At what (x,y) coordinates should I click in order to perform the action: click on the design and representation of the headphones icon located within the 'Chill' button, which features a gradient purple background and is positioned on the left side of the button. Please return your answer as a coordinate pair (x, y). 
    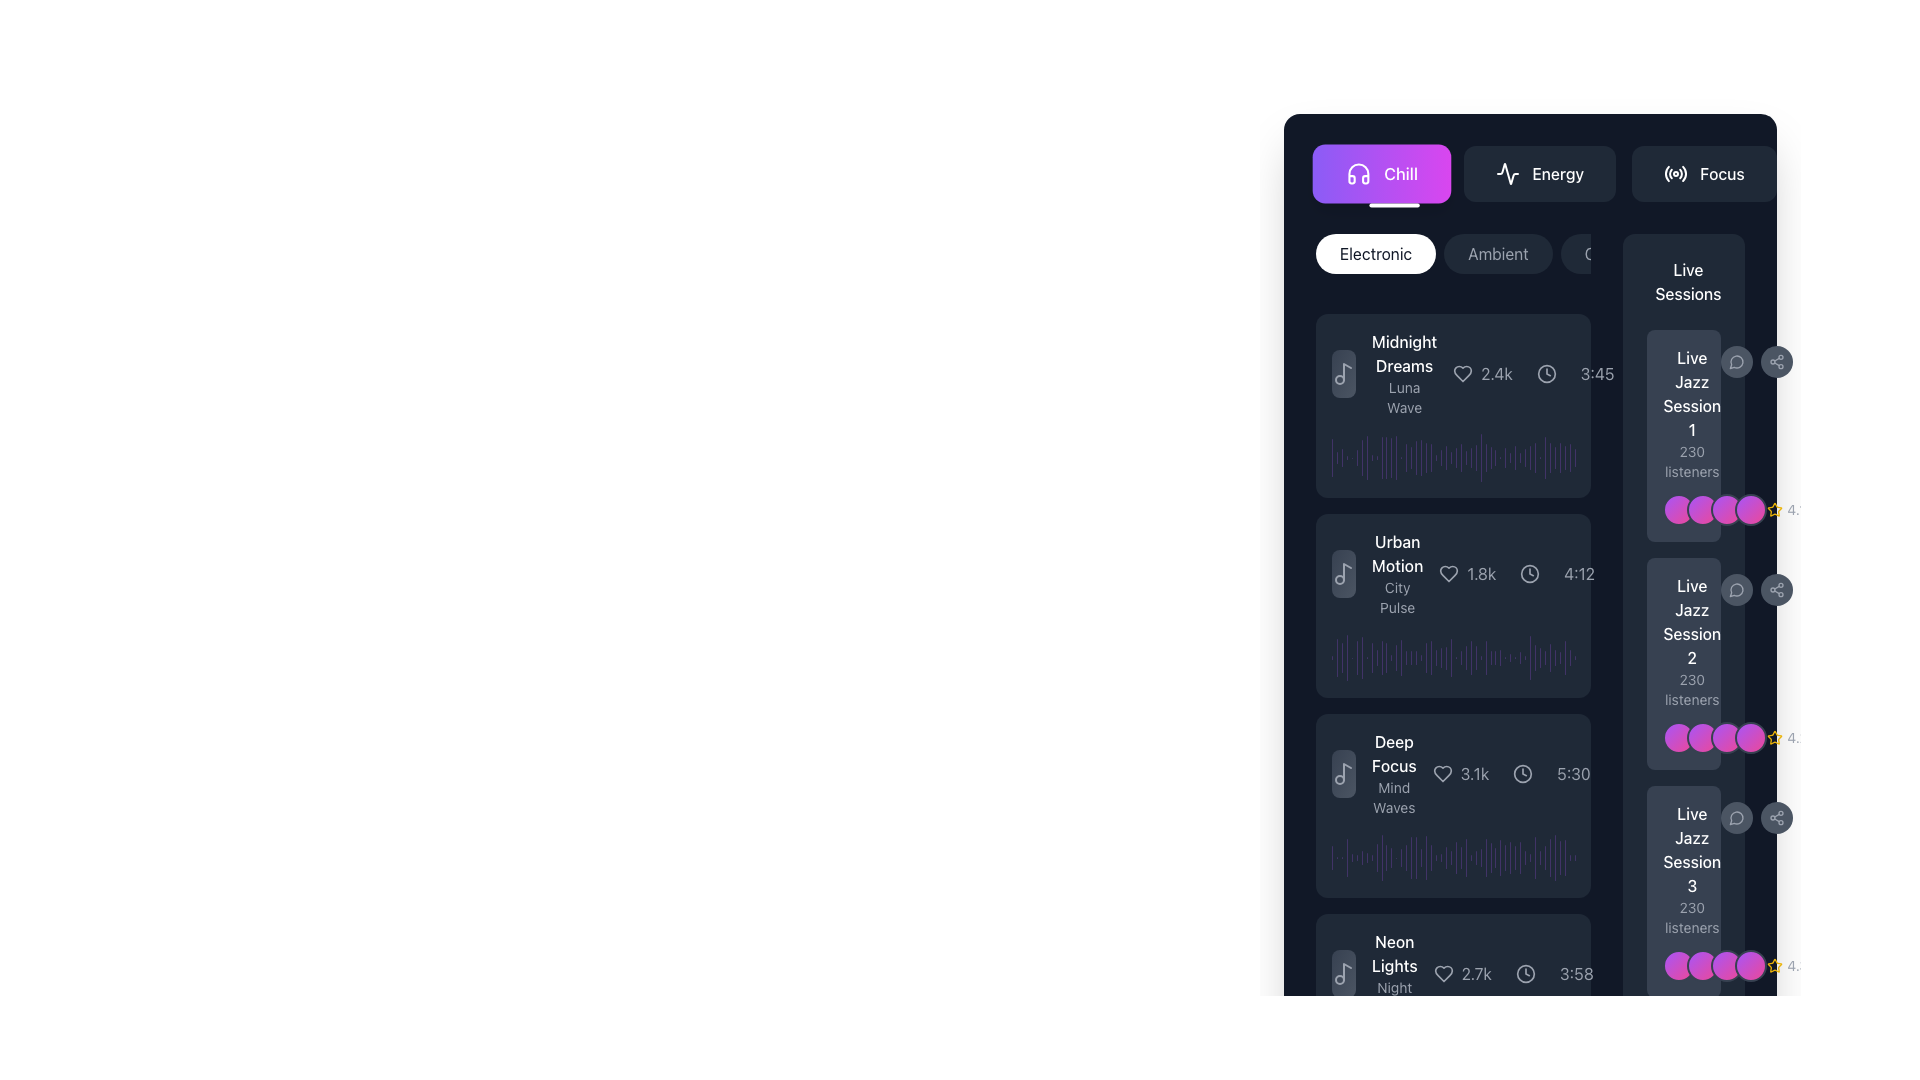
    Looking at the image, I should click on (1358, 172).